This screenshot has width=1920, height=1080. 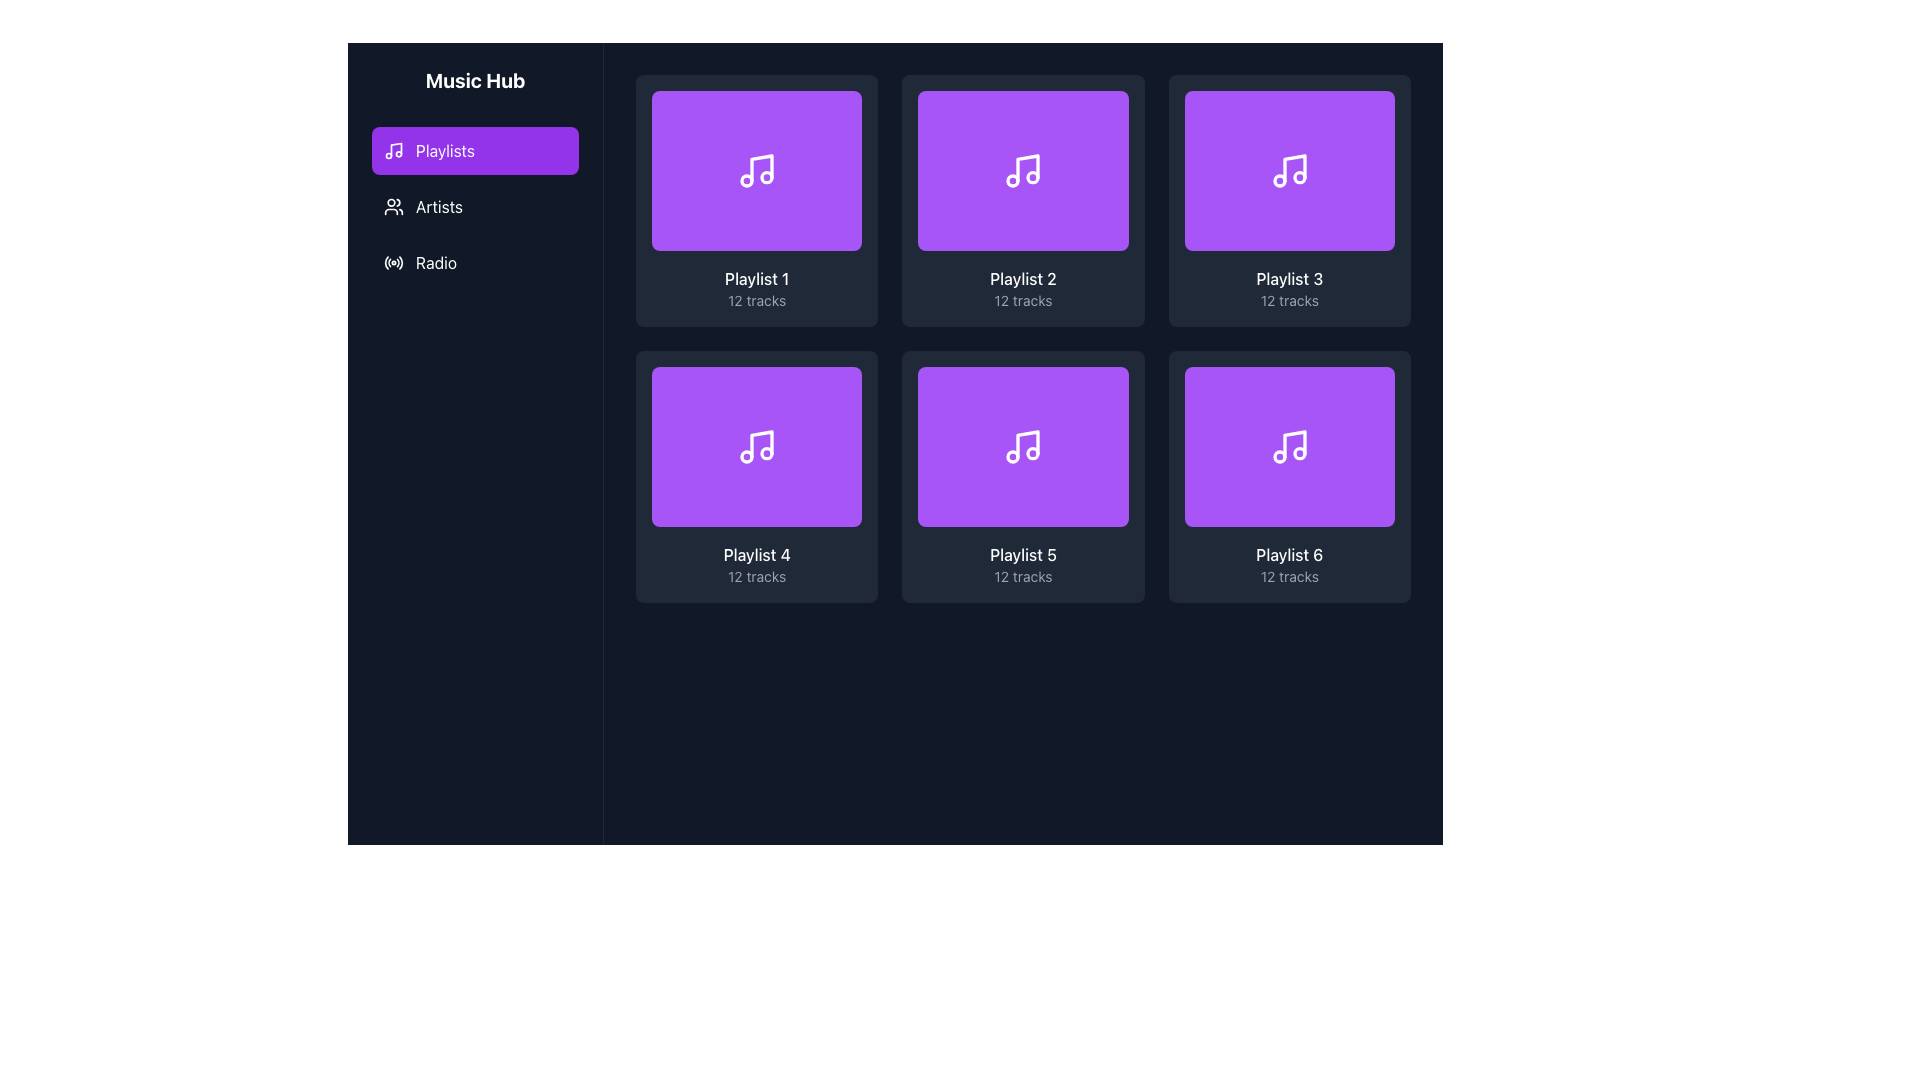 I want to click on the 'Playlists' text label within the purple button in the vertical navigation menu, so click(x=444, y=149).